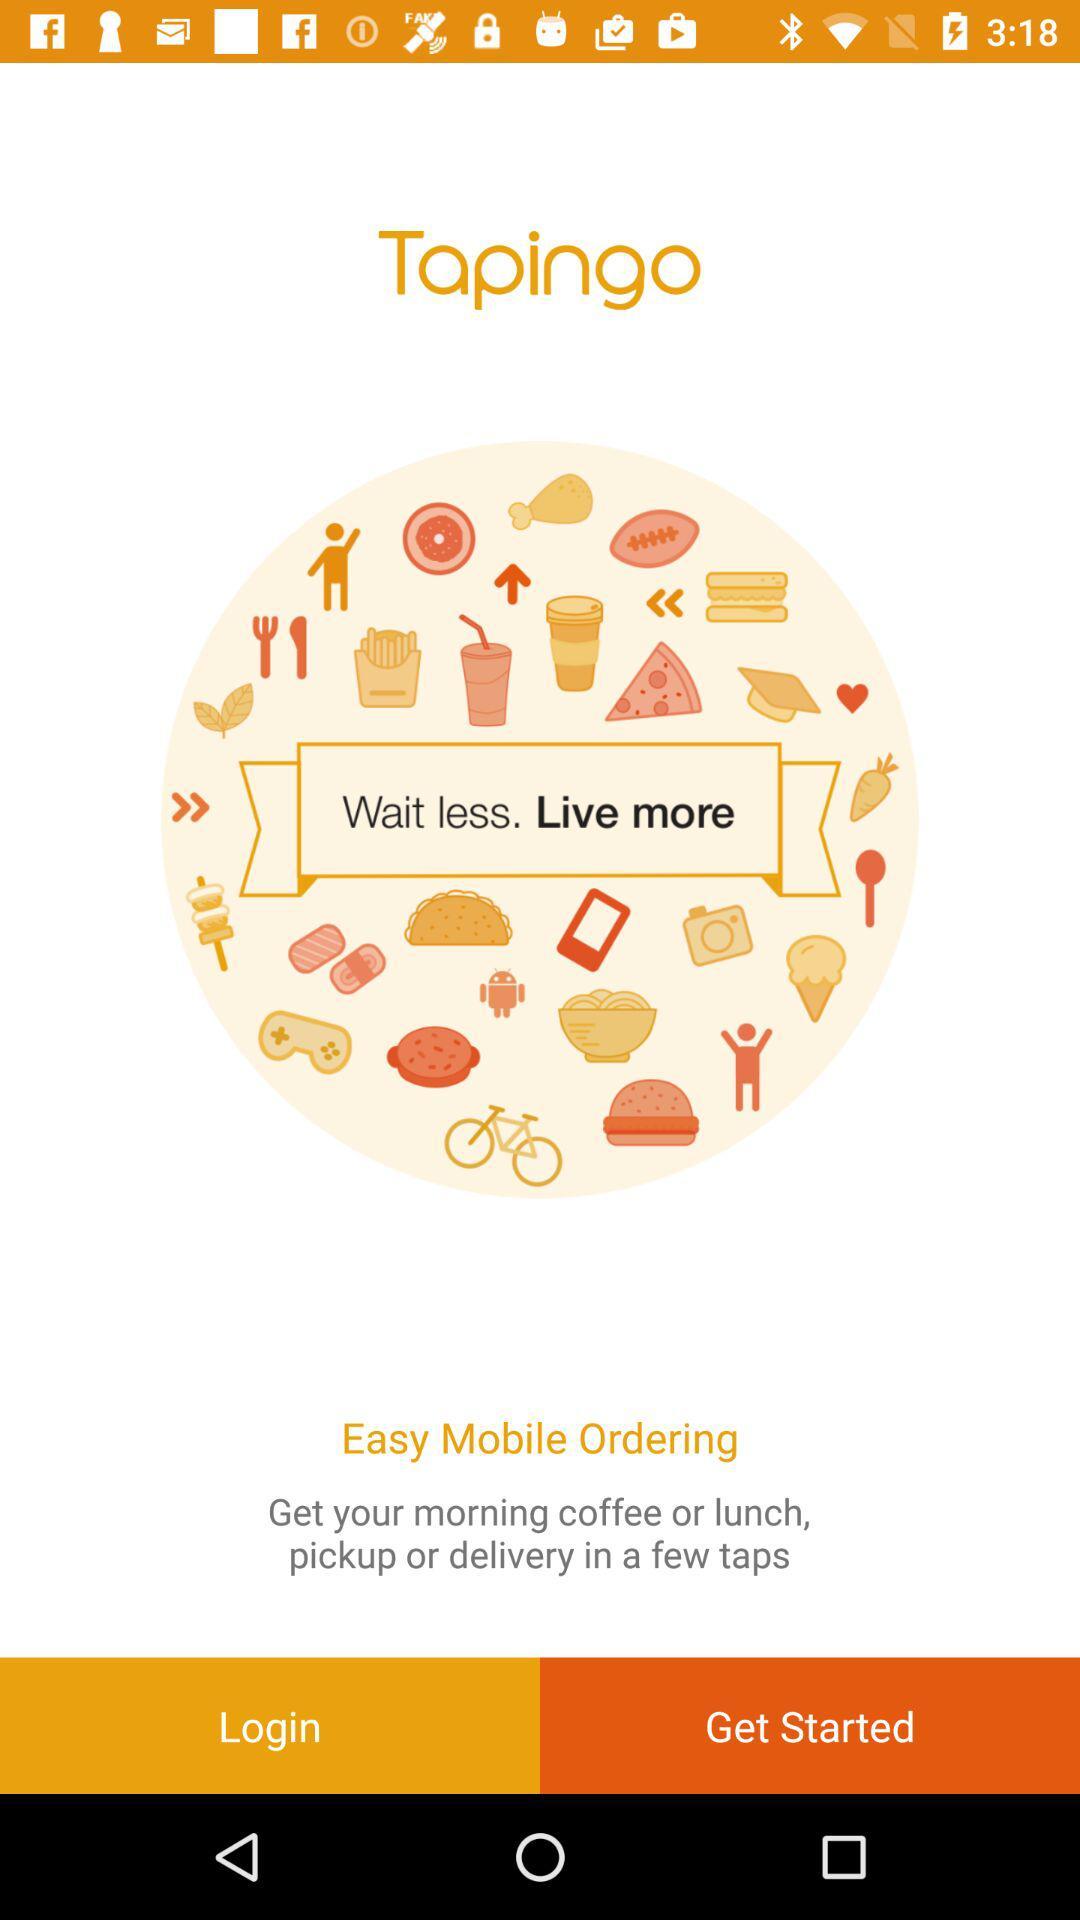  I want to click on the login at the bottom left corner, so click(270, 1724).